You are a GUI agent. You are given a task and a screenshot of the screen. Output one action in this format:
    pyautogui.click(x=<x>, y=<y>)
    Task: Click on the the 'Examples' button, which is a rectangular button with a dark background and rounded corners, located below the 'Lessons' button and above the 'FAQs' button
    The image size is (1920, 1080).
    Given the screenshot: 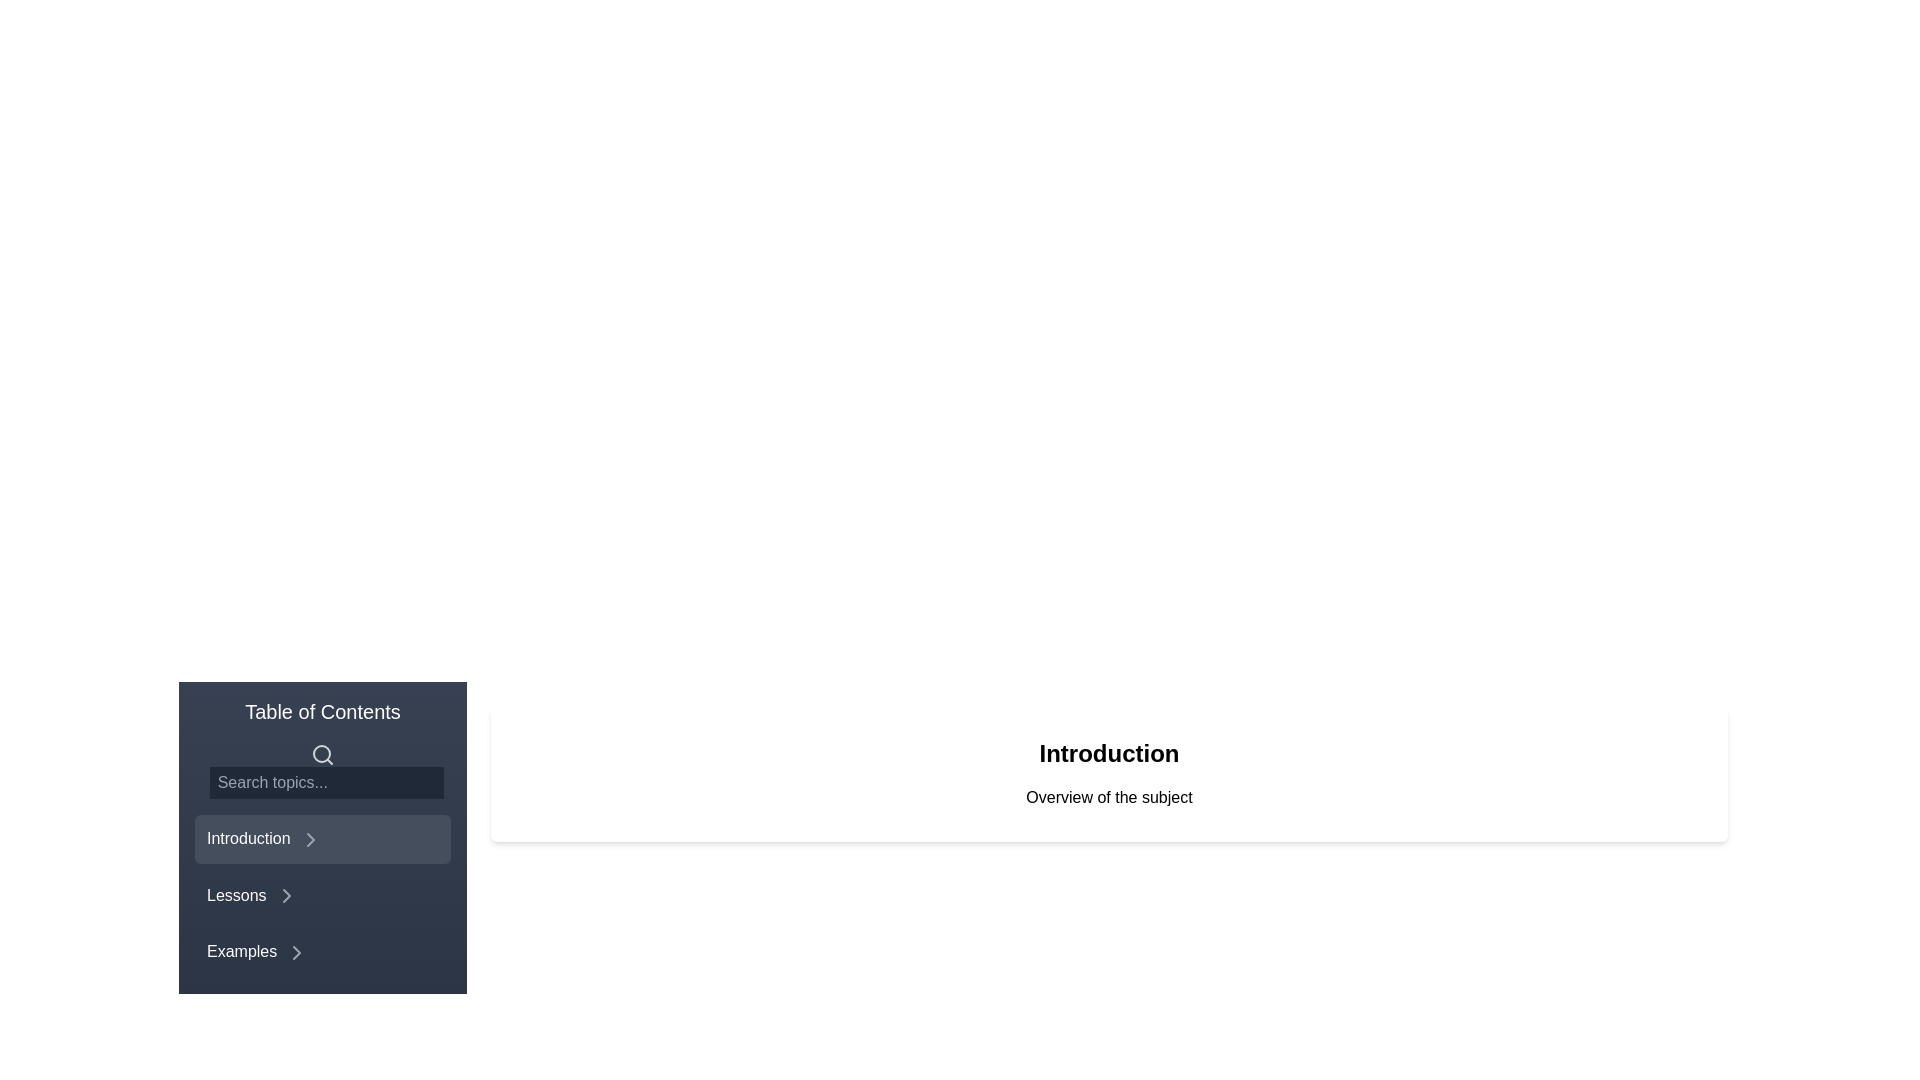 What is the action you would take?
    pyautogui.click(x=322, y=951)
    